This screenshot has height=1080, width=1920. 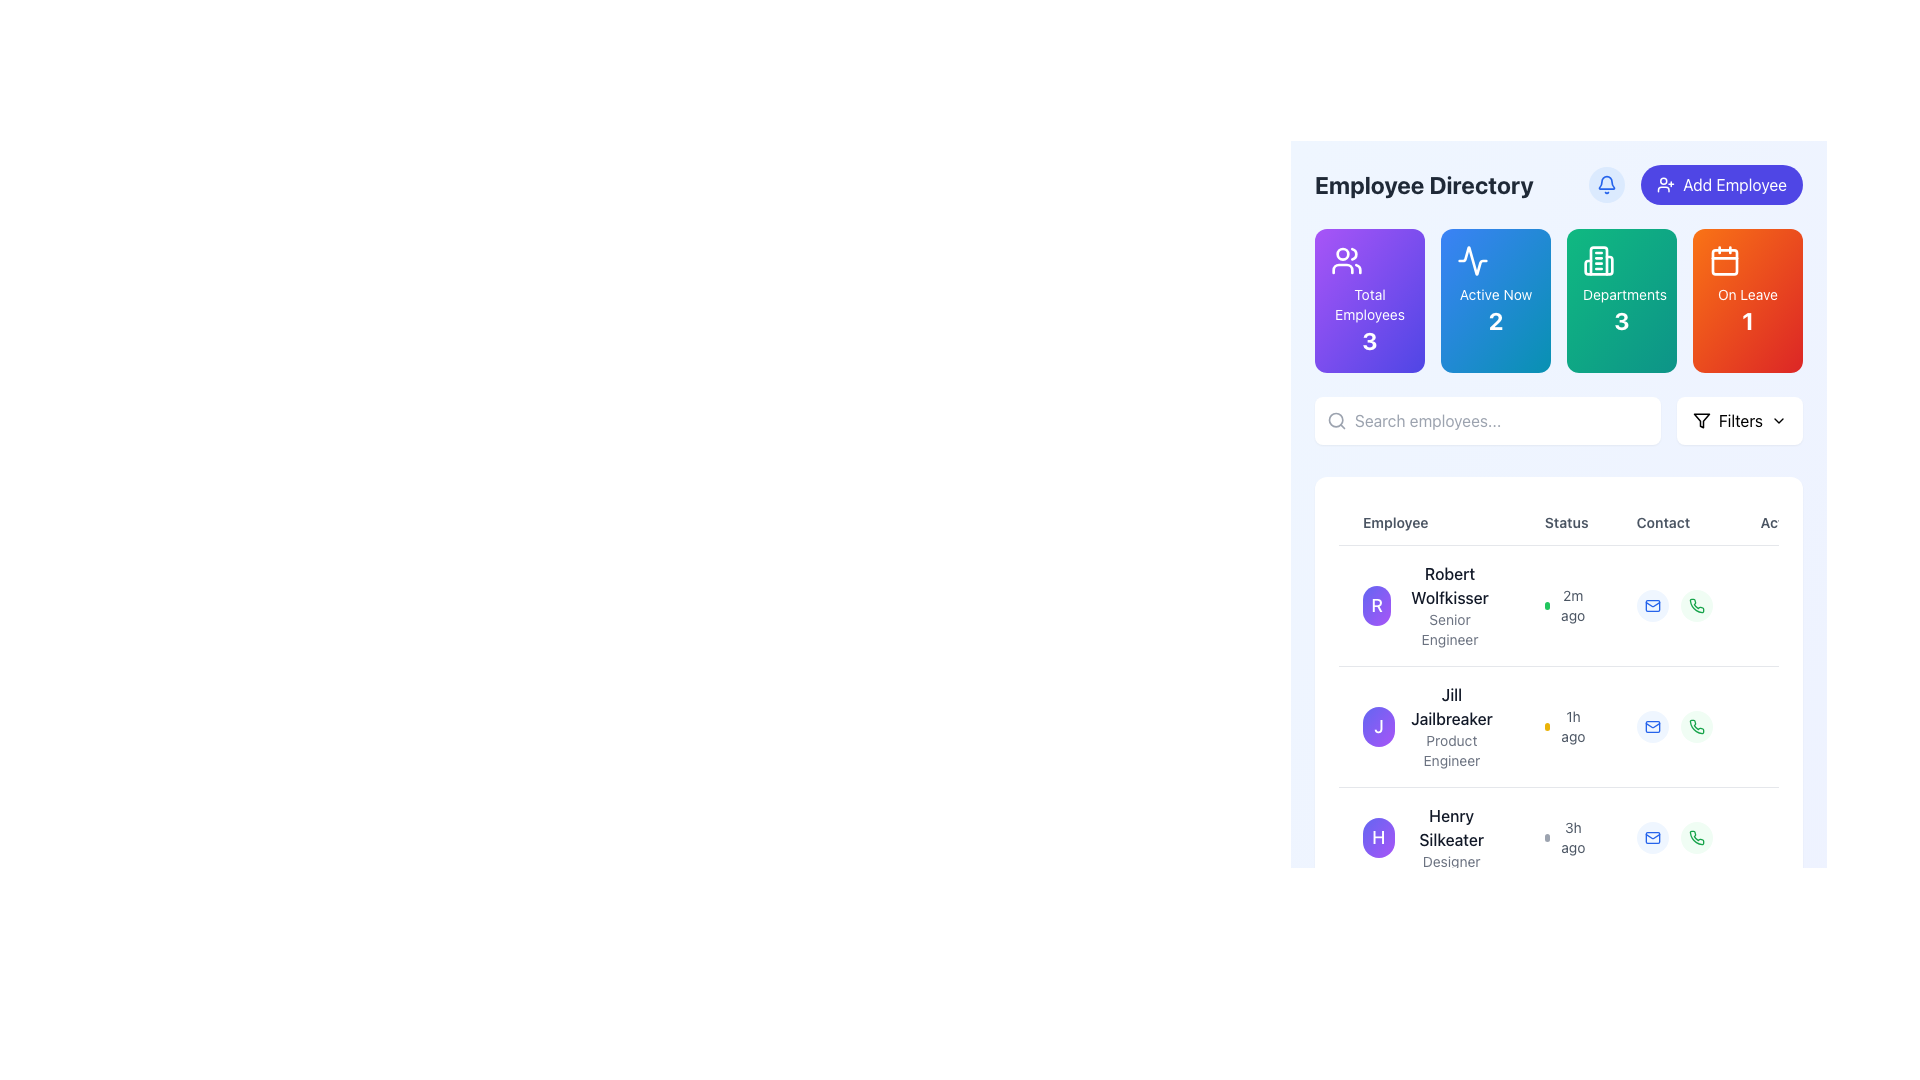 What do you see at coordinates (1565, 604) in the screenshot?
I see `the status indicator icon for employee 'Robert Wolfkisser', which shows recent activity status and is right-aligned in the 'Status' column of the employee table` at bounding box center [1565, 604].